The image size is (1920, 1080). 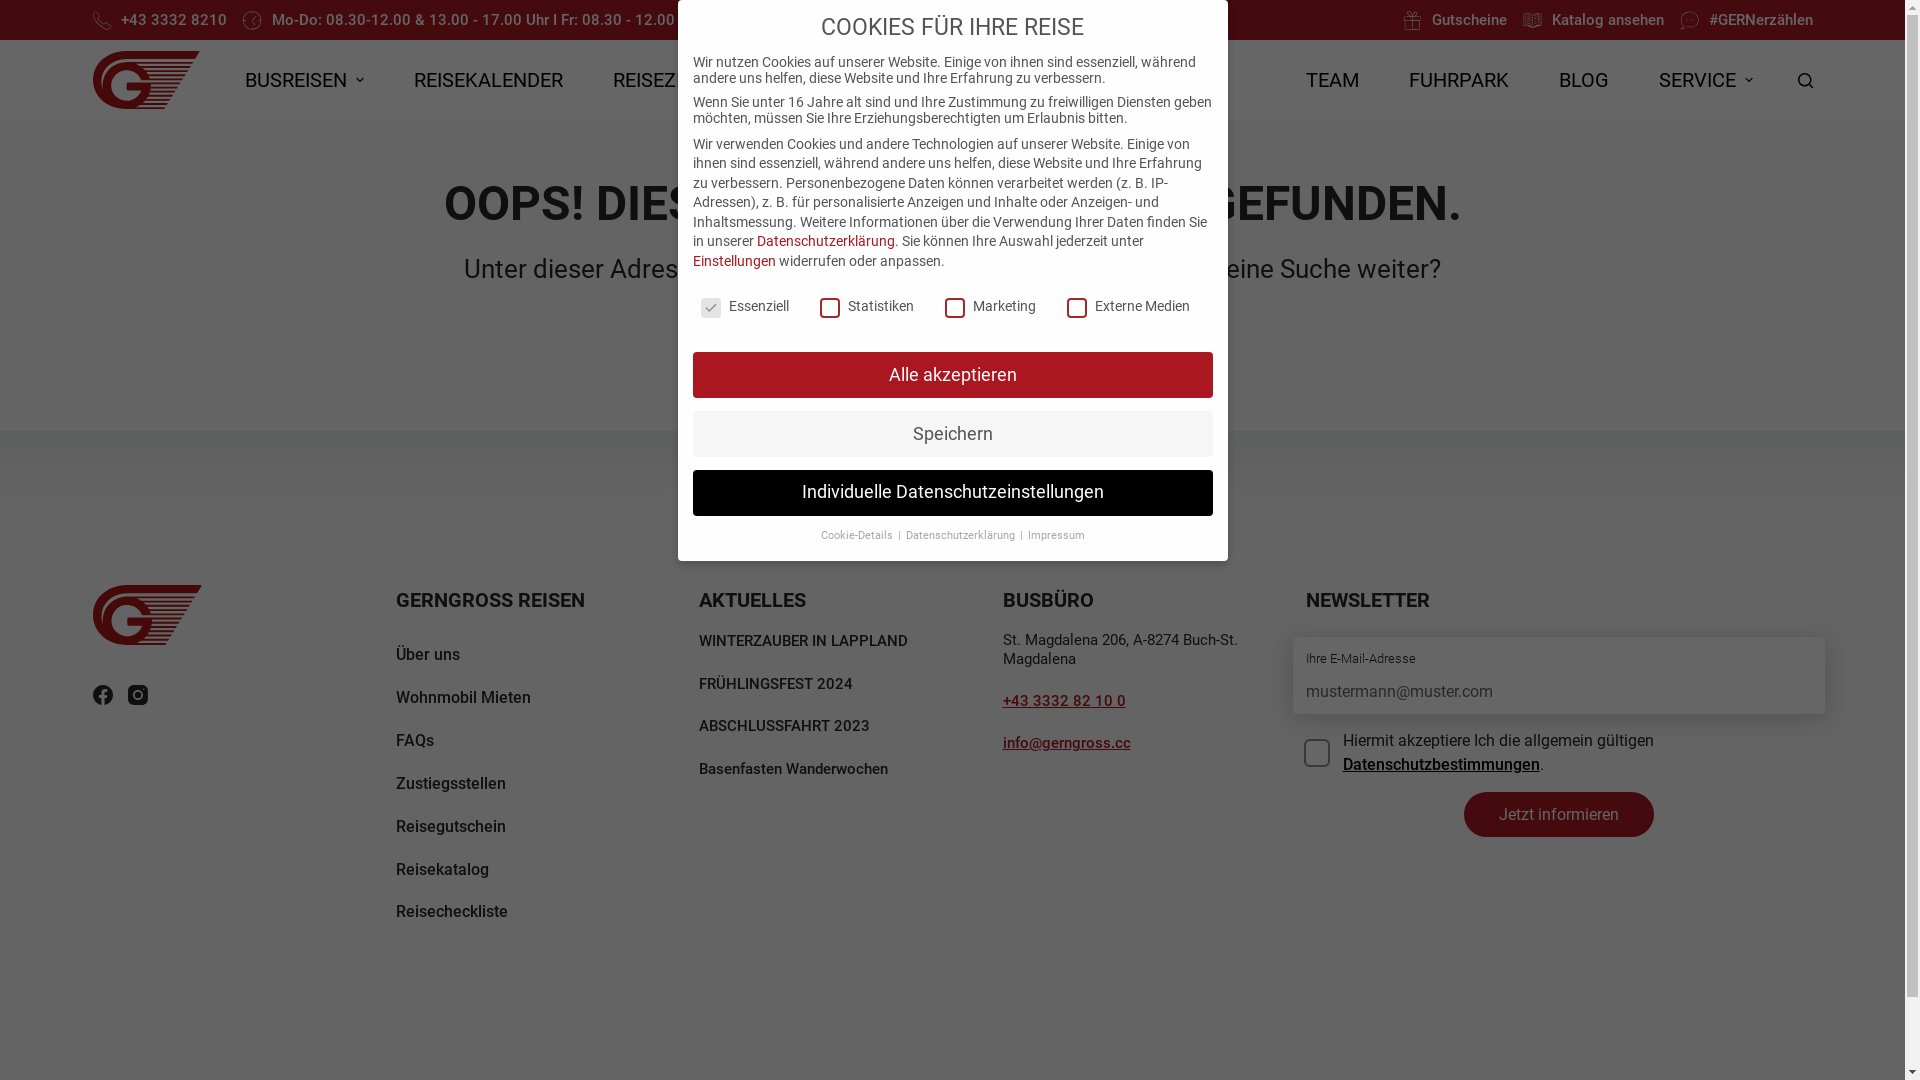 What do you see at coordinates (395, 911) in the screenshot?
I see `'Reisecheckliste'` at bounding box center [395, 911].